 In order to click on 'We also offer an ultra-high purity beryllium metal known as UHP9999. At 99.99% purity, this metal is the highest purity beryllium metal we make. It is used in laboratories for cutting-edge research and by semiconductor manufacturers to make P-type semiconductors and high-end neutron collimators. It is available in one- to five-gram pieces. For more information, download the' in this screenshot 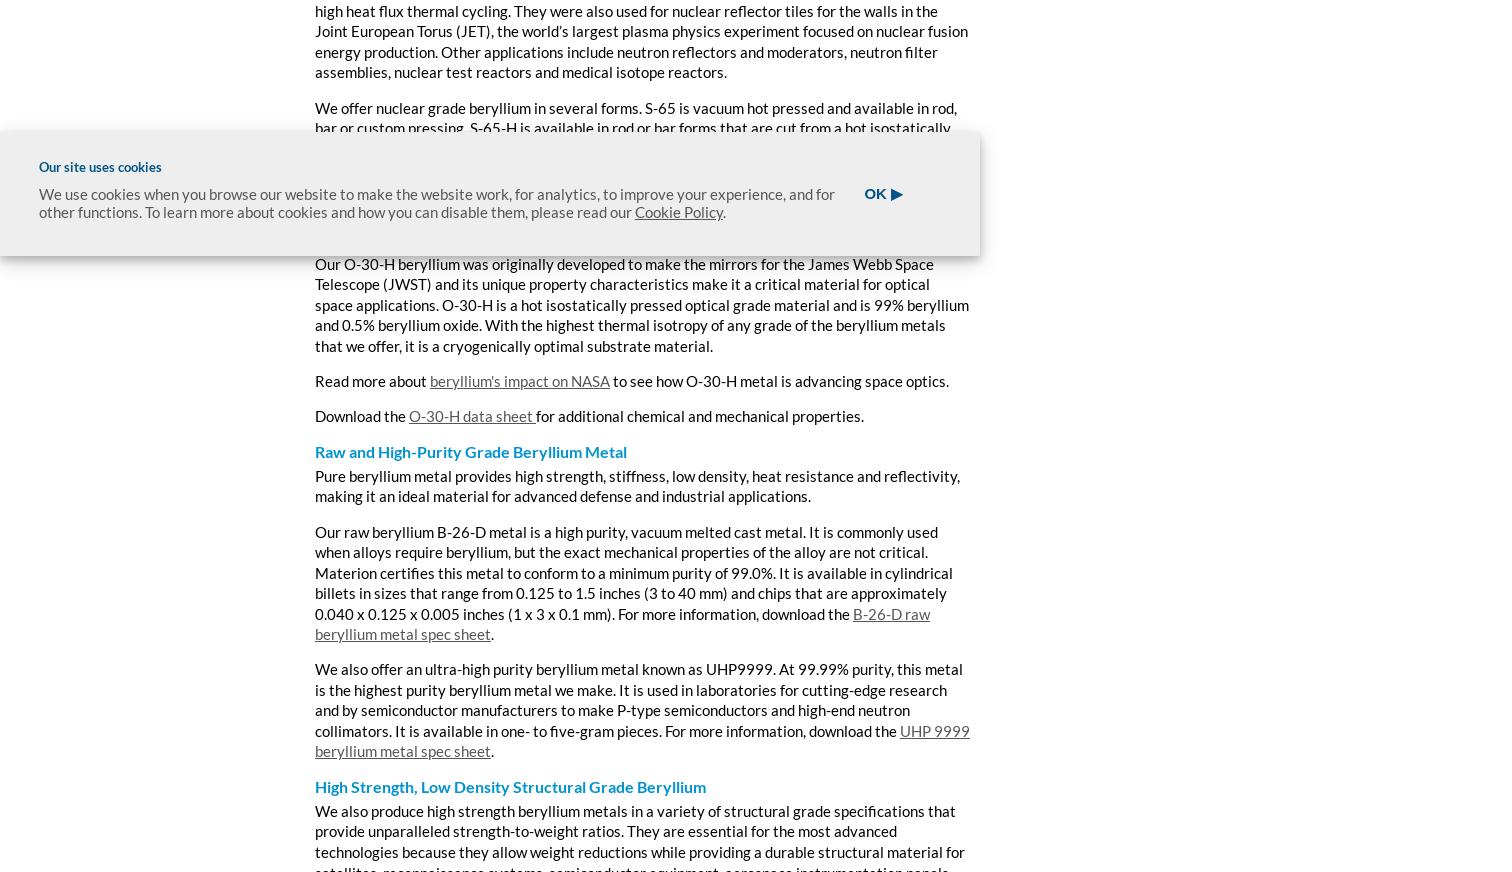, I will do `click(638, 699)`.